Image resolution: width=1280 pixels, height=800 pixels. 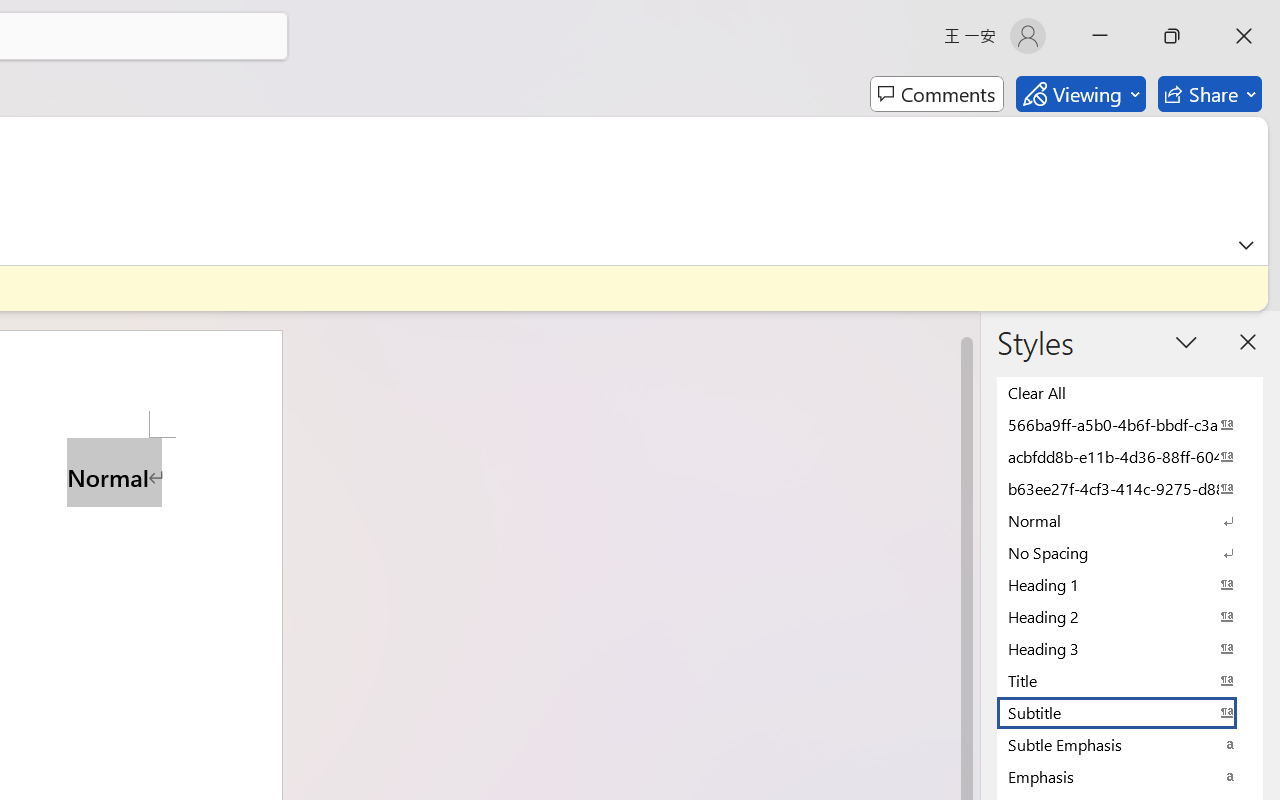 I want to click on 'Heading 1', so click(x=1130, y=583).